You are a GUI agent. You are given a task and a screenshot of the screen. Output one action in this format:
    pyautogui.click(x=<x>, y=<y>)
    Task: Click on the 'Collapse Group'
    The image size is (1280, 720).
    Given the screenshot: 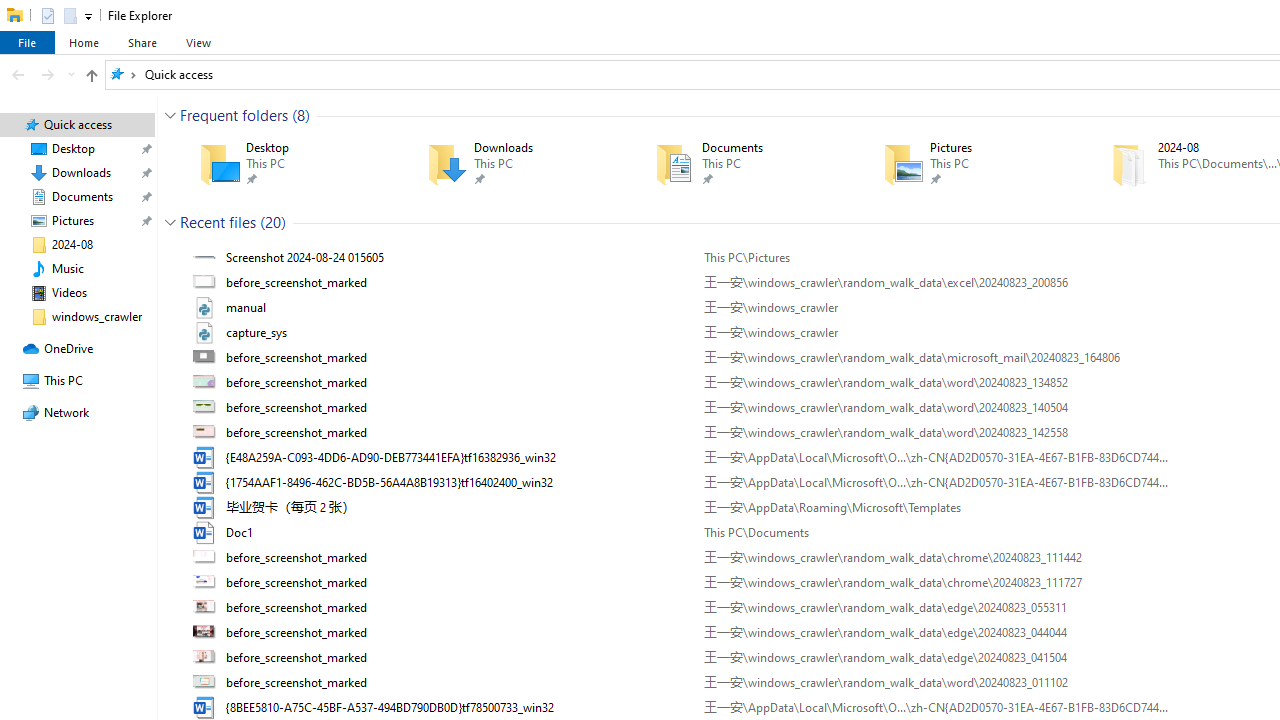 What is the action you would take?
    pyautogui.click(x=170, y=222)
    